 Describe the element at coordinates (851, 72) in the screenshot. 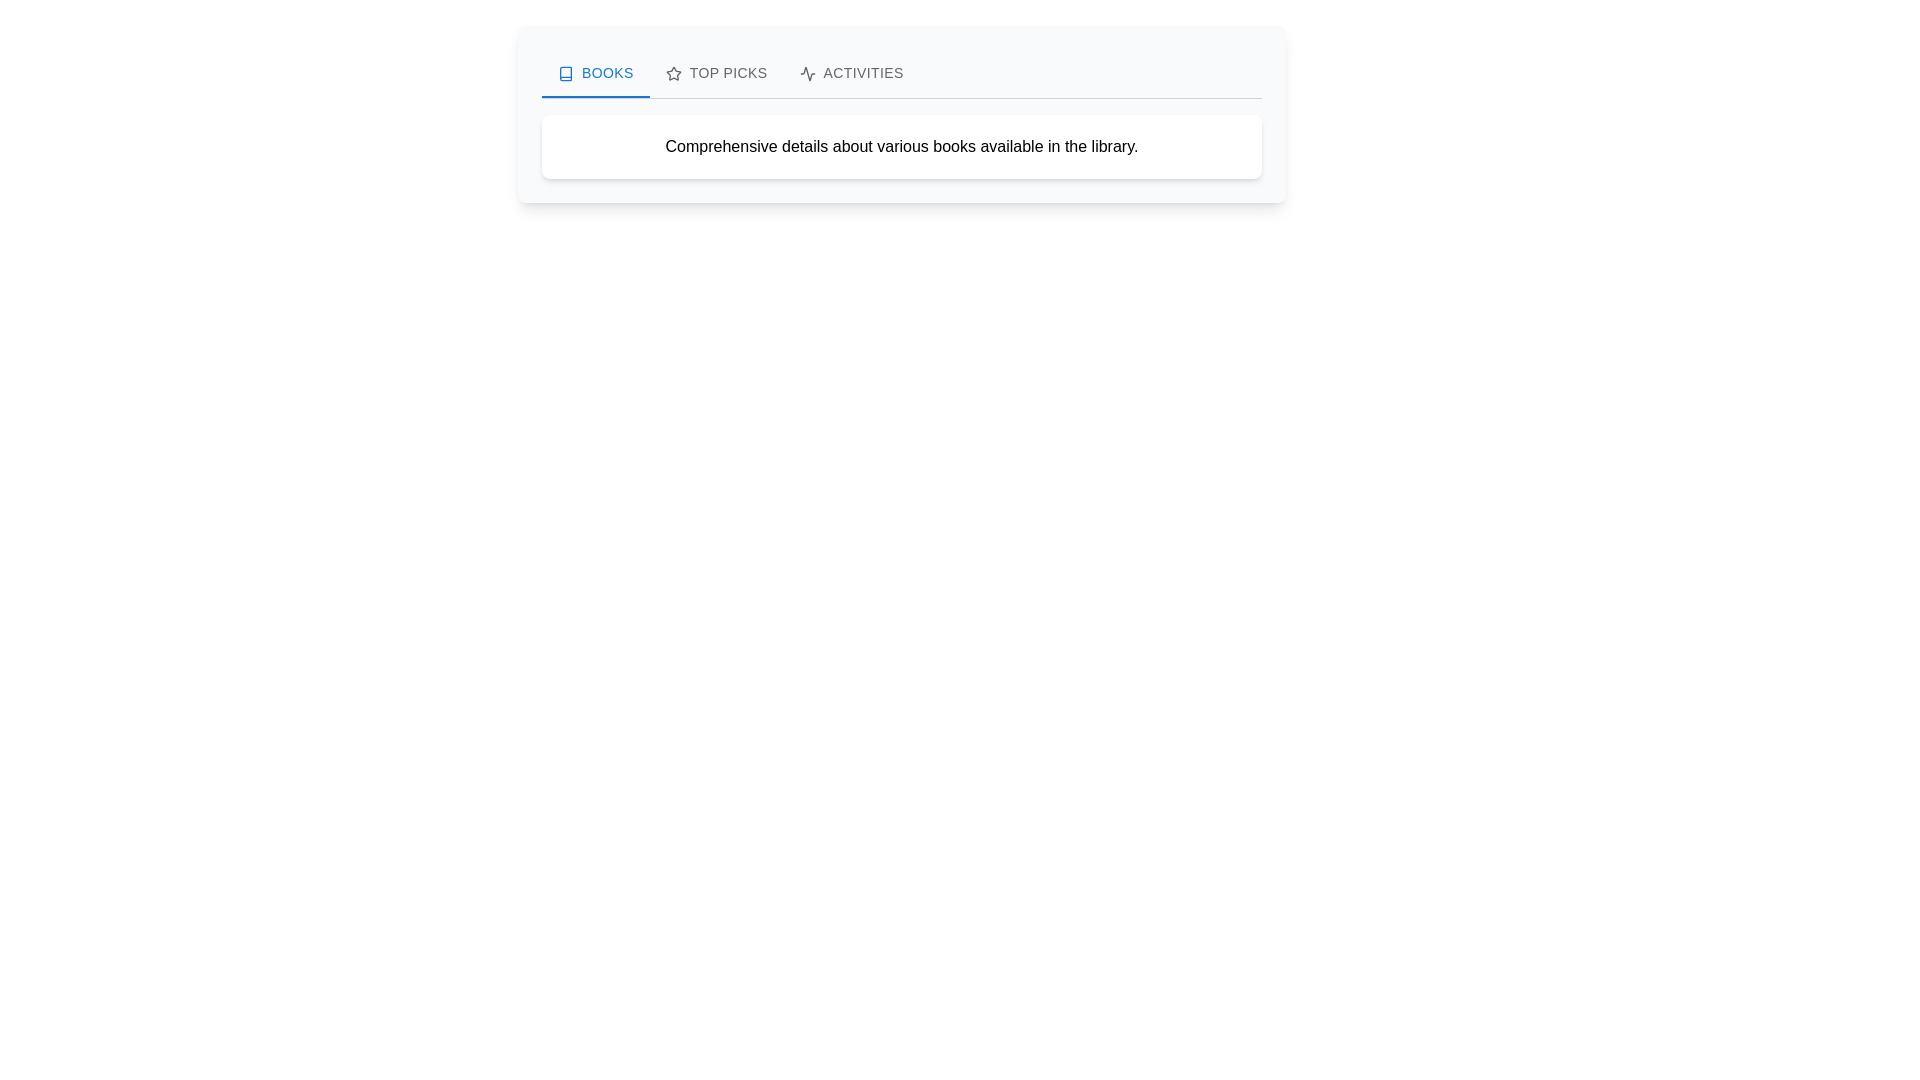

I see `the 'Activities' button located in the top navigation bar, which is the third tab from the left after the 'Books' and 'Top Picks' tabs to trigger hover effects` at that location.